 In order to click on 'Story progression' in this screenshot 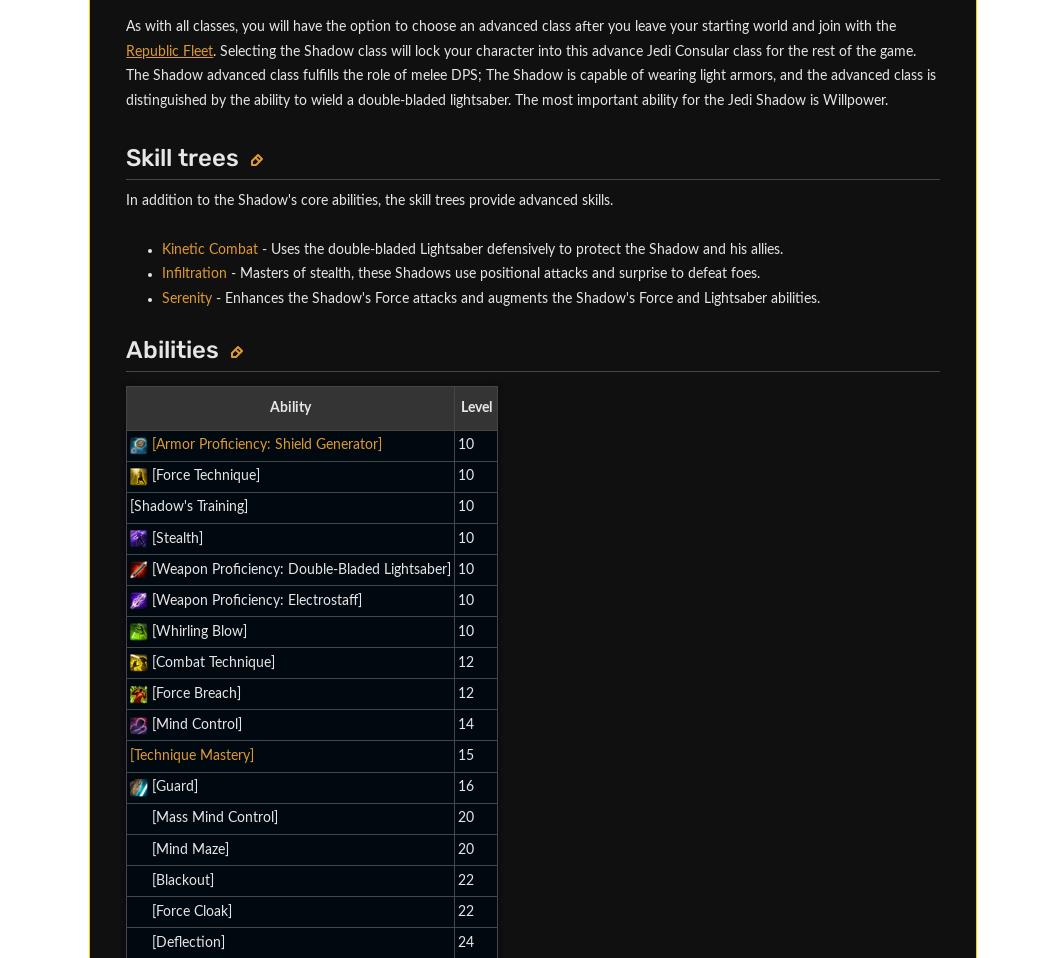, I will do `click(228, 160)`.